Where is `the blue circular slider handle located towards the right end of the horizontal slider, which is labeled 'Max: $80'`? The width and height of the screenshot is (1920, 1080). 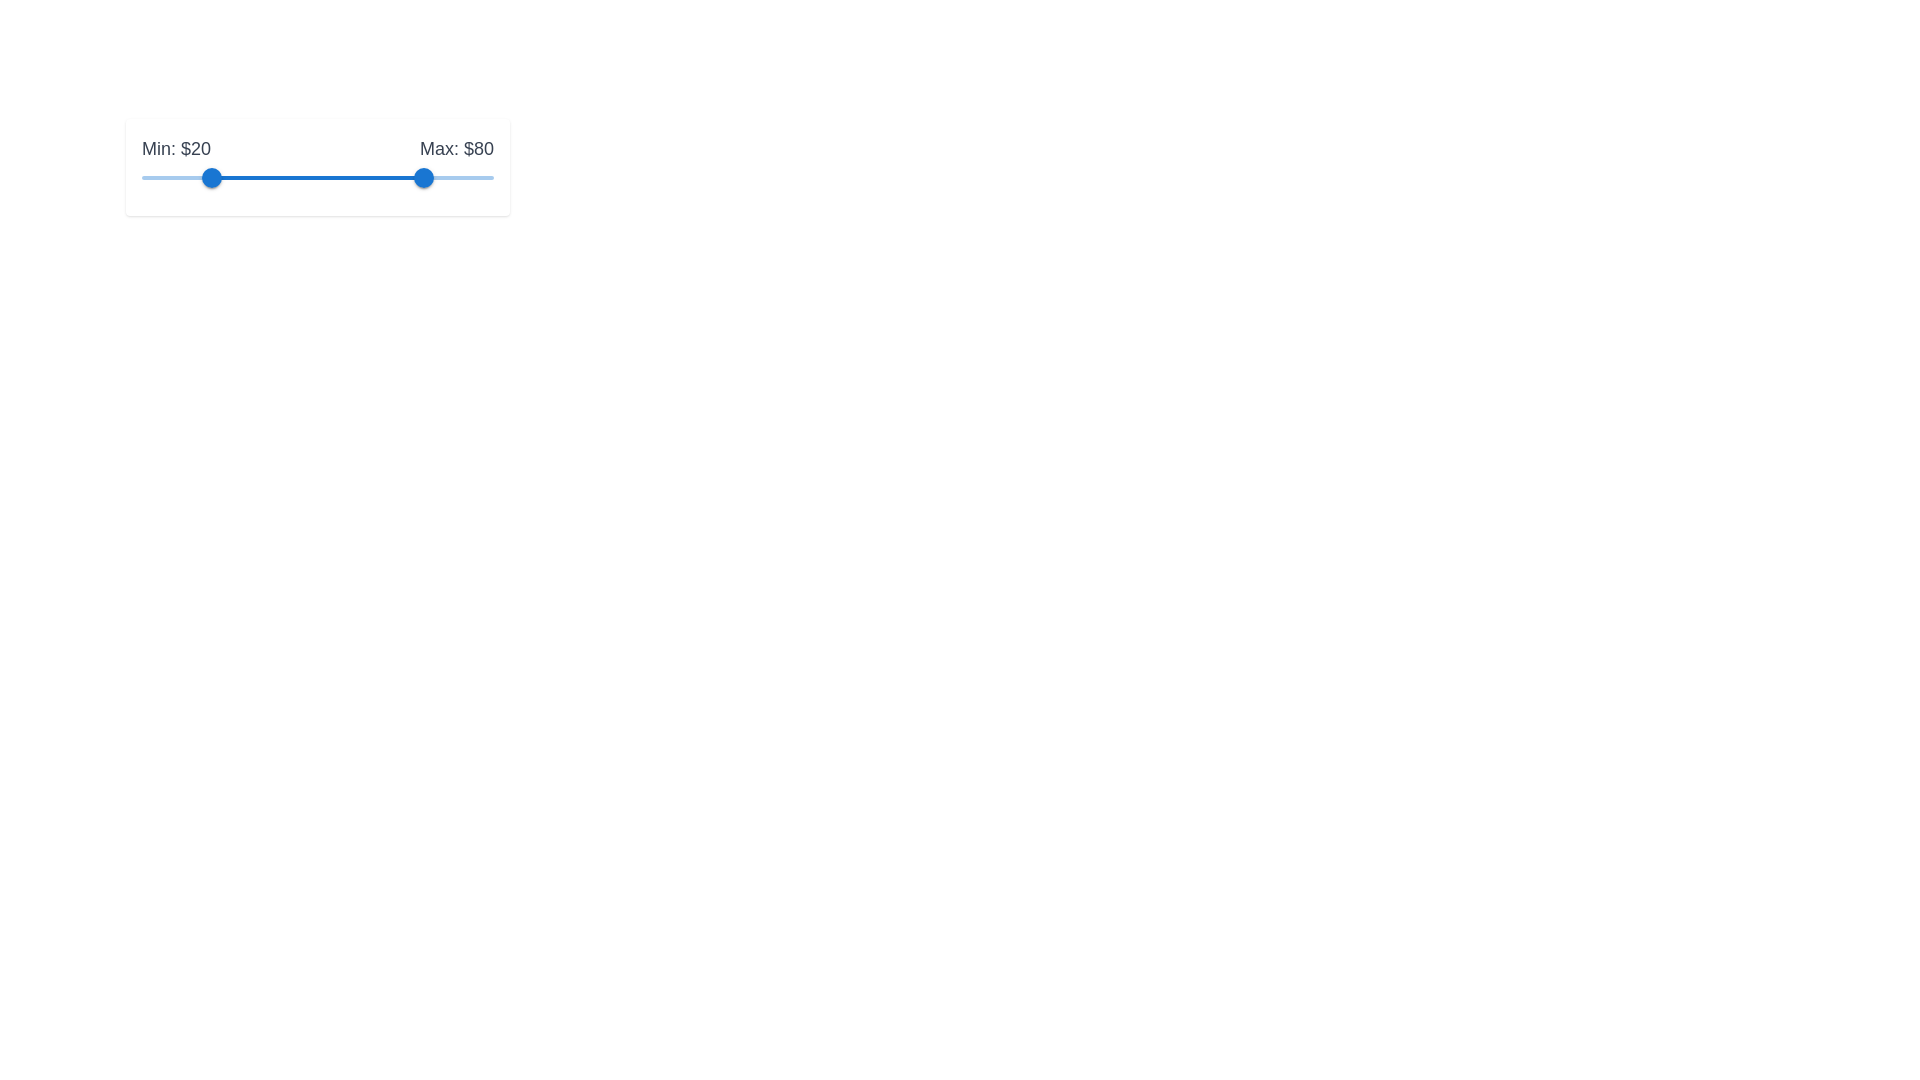 the blue circular slider handle located towards the right end of the horizontal slider, which is labeled 'Max: $80' is located at coordinates (422, 176).